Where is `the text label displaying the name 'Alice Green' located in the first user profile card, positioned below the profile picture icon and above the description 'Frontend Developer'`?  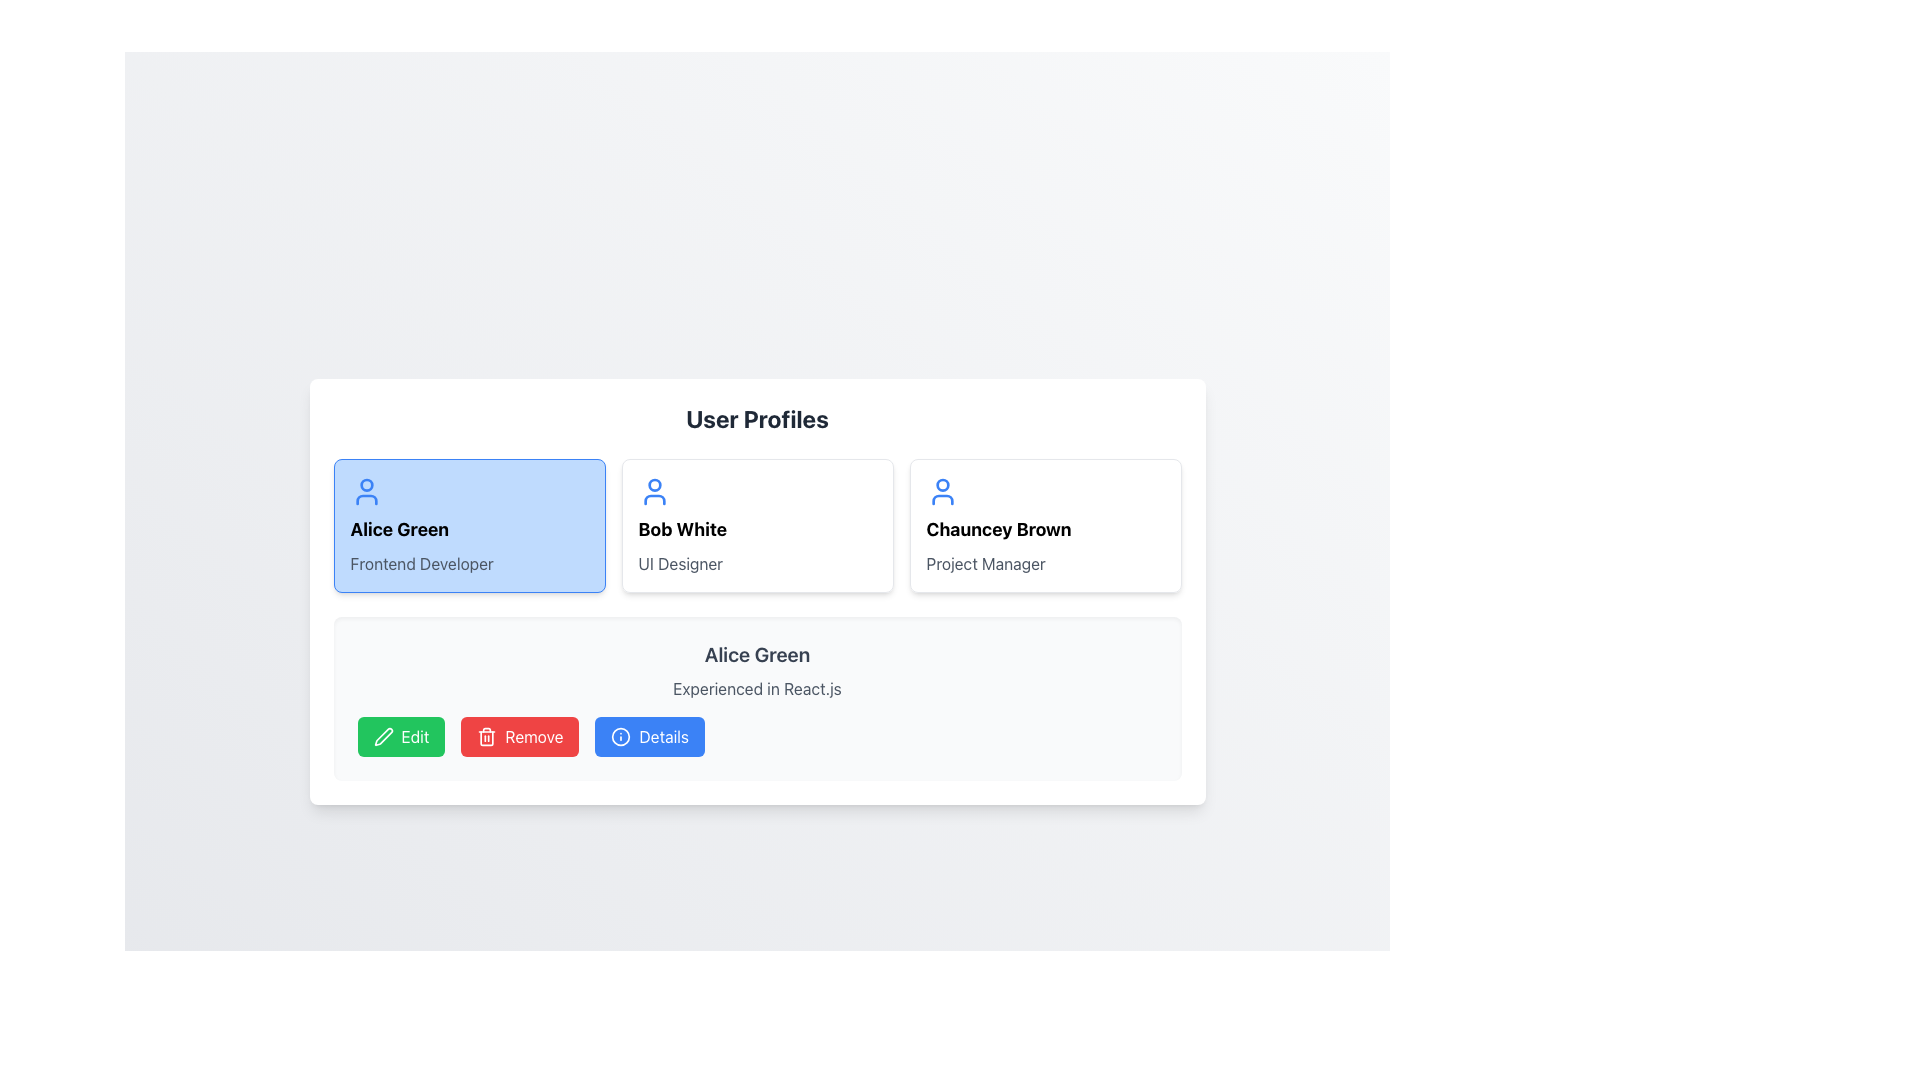 the text label displaying the name 'Alice Green' located in the first user profile card, positioned below the profile picture icon and above the description 'Frontend Developer' is located at coordinates (399, 528).